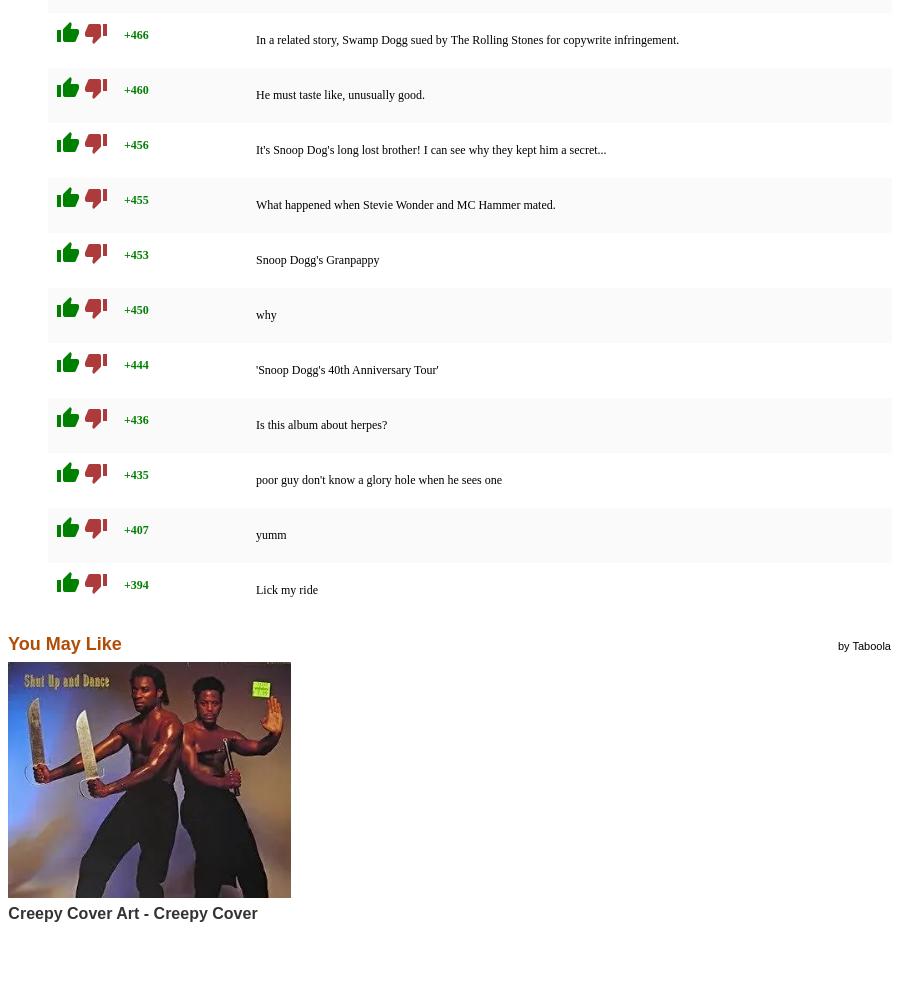  Describe the element at coordinates (320, 425) in the screenshot. I see `'Is this album about herpes?'` at that location.